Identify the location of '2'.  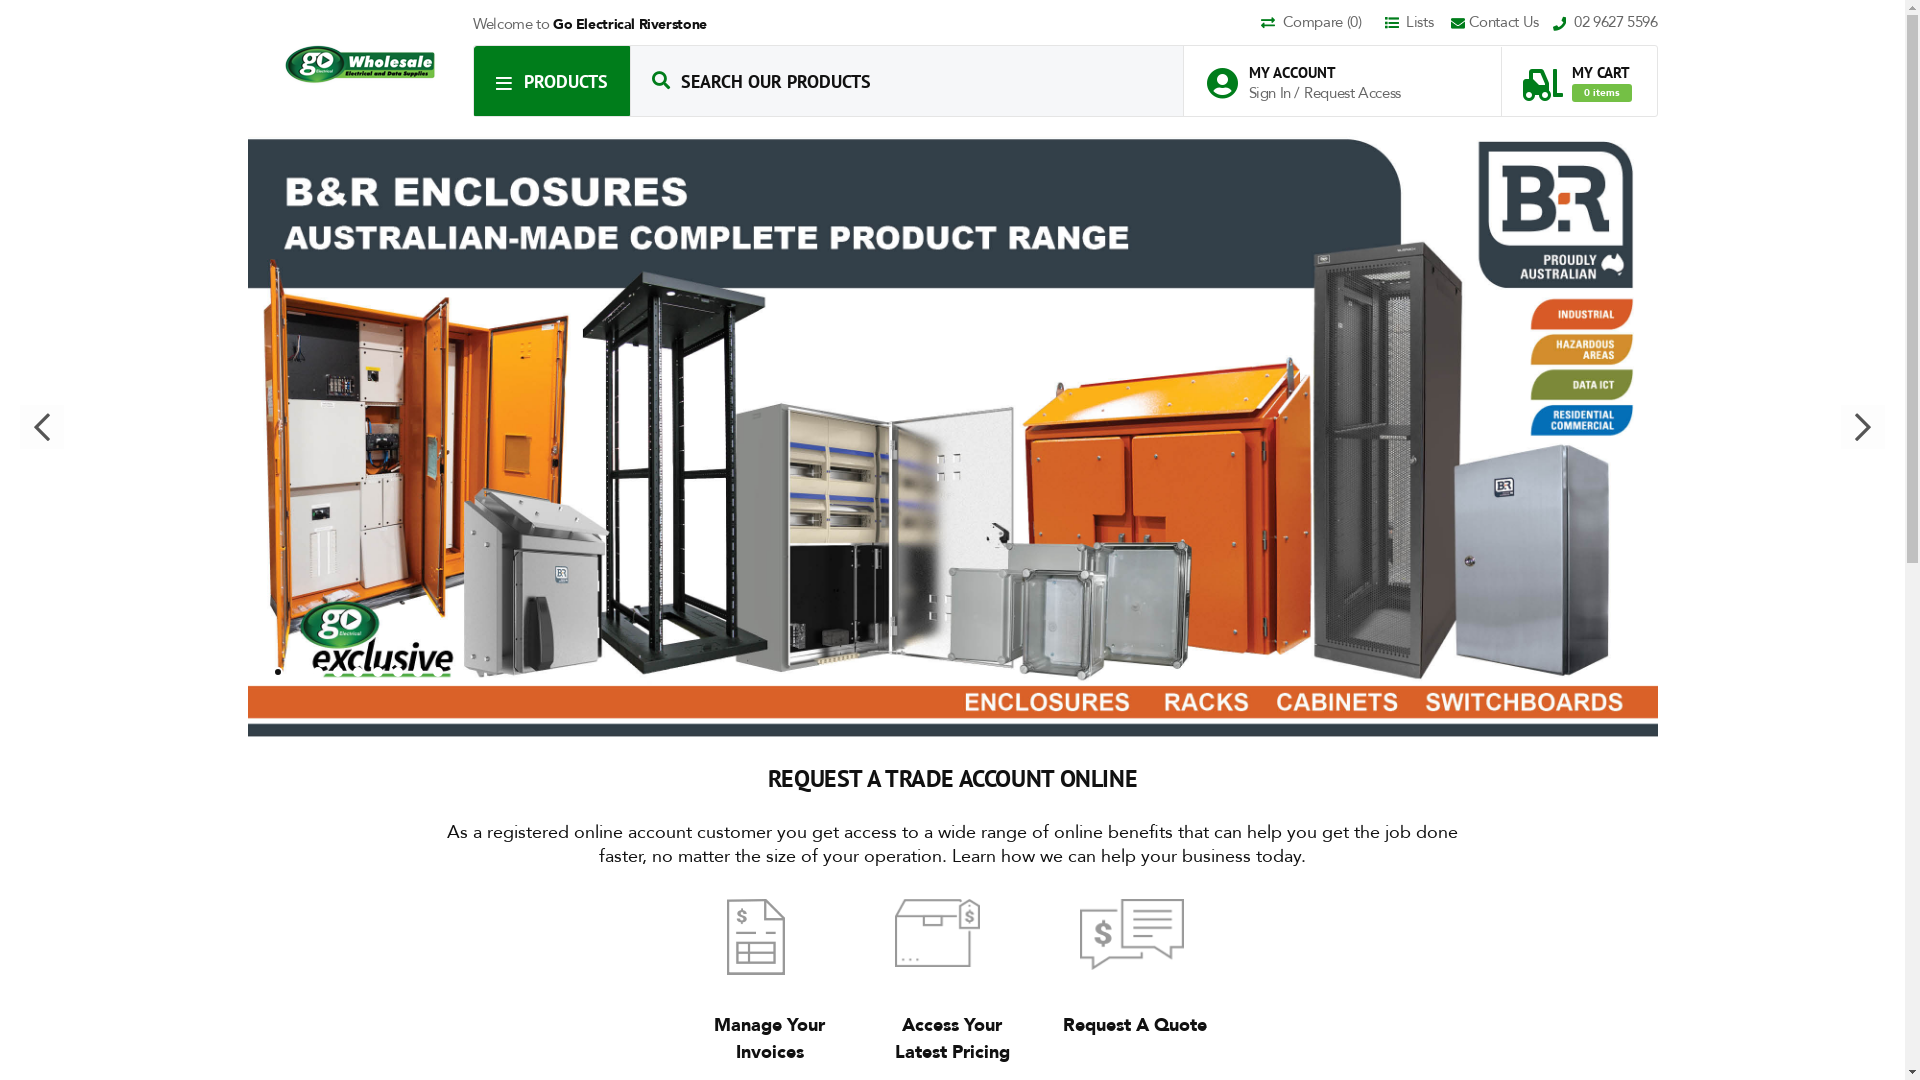
(276, 671).